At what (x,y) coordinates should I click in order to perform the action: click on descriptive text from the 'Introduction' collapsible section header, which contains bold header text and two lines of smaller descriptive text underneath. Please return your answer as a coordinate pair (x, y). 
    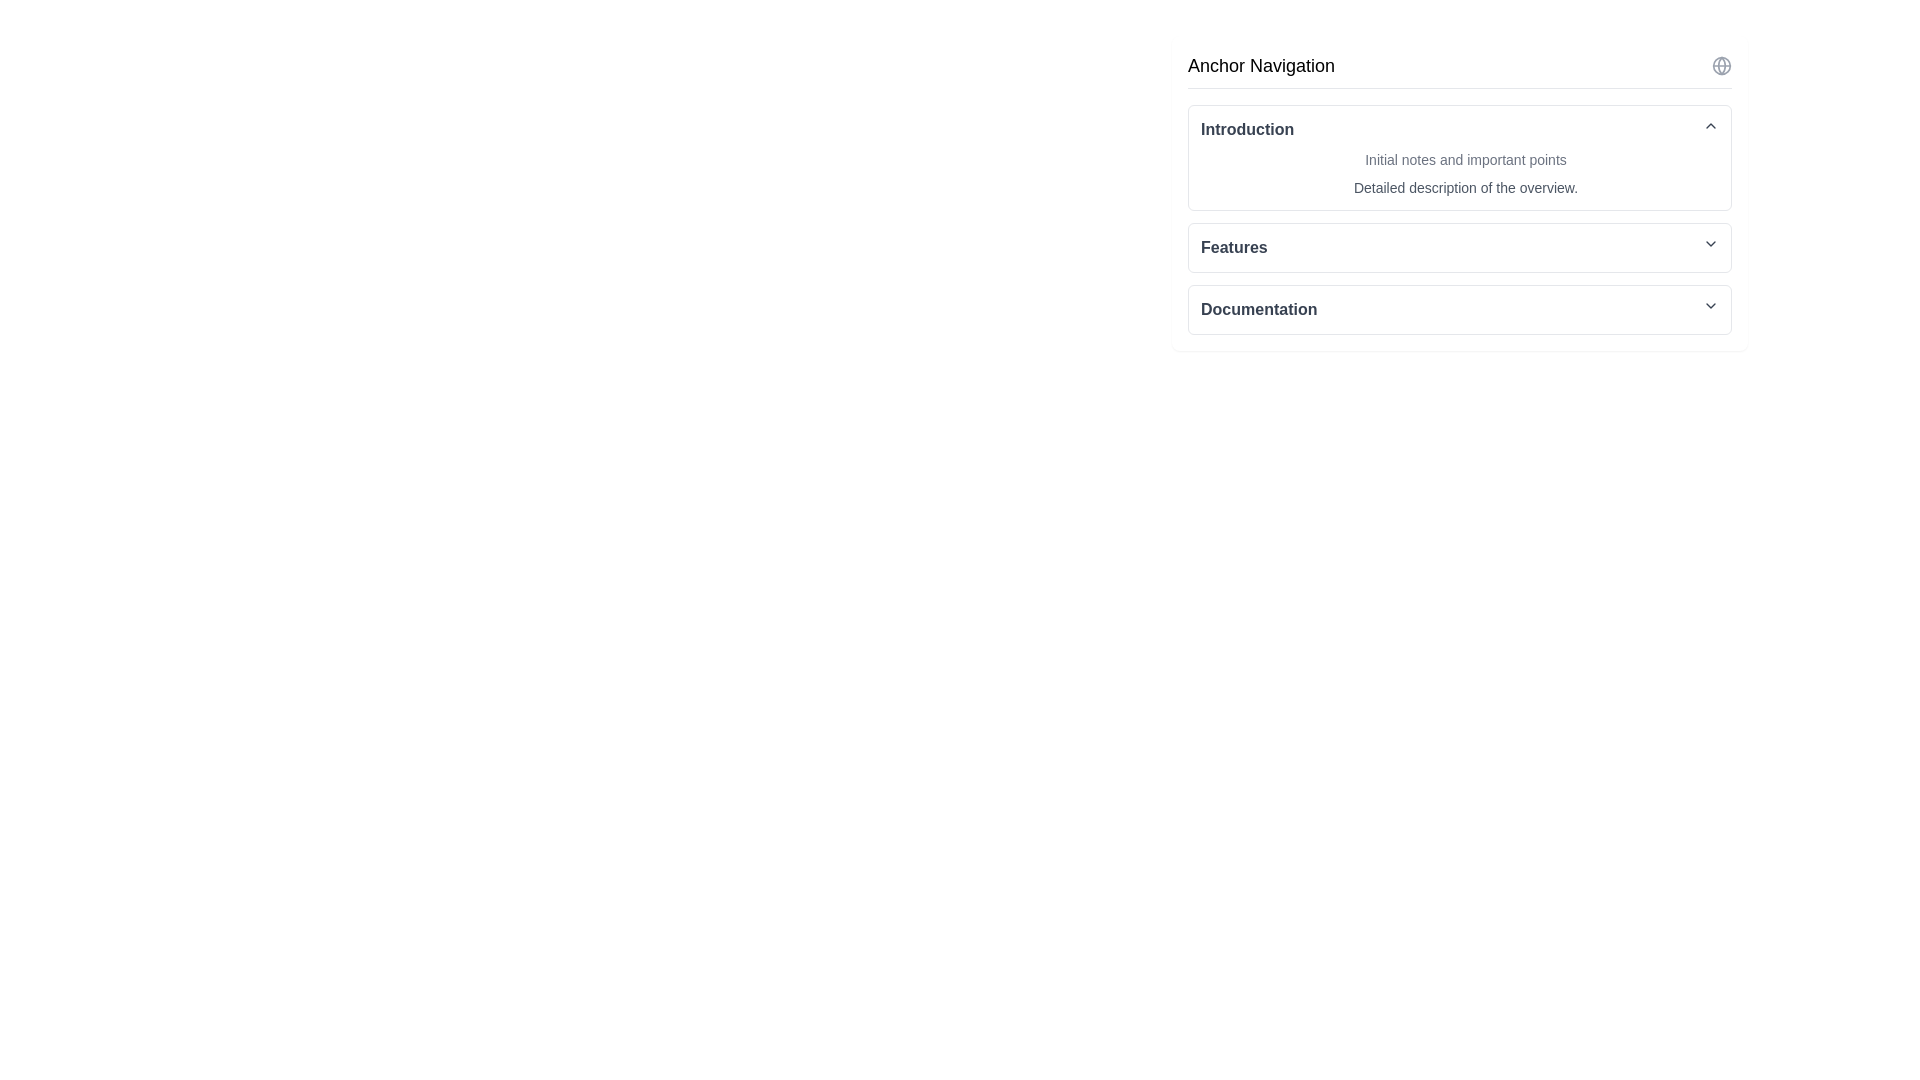
    Looking at the image, I should click on (1459, 157).